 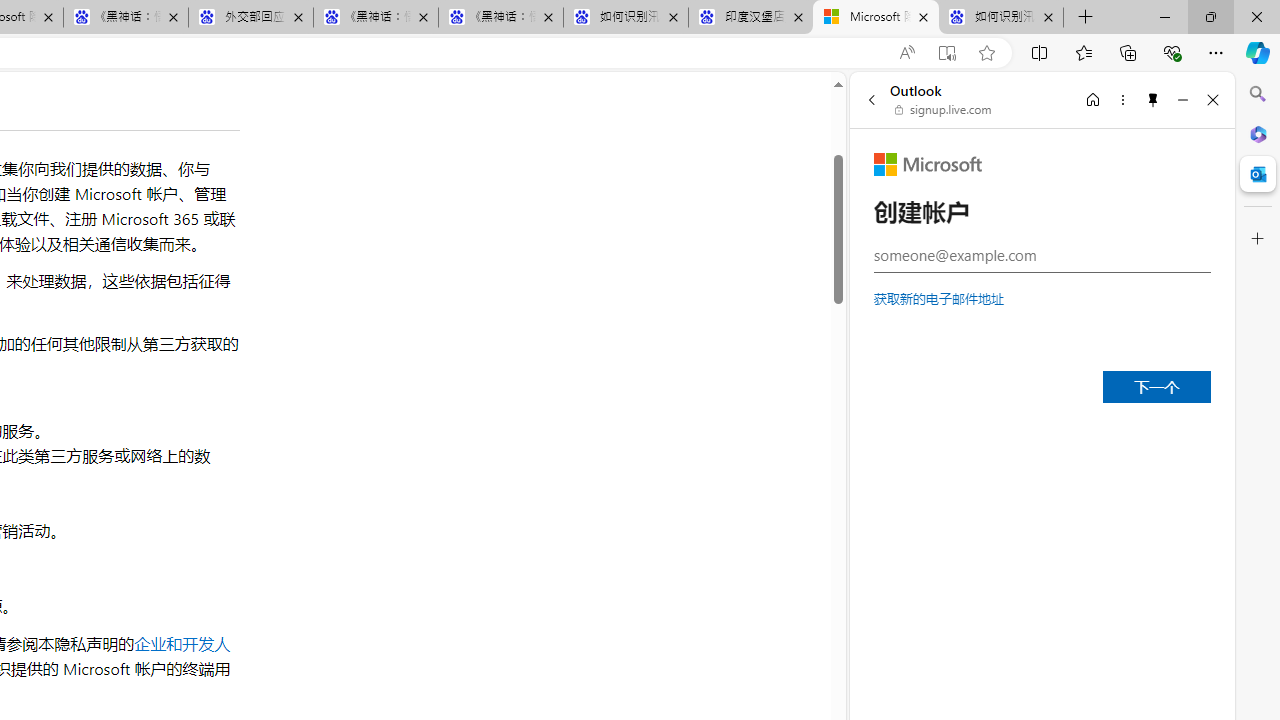 I want to click on 'signup.live.com', so click(x=943, y=110).